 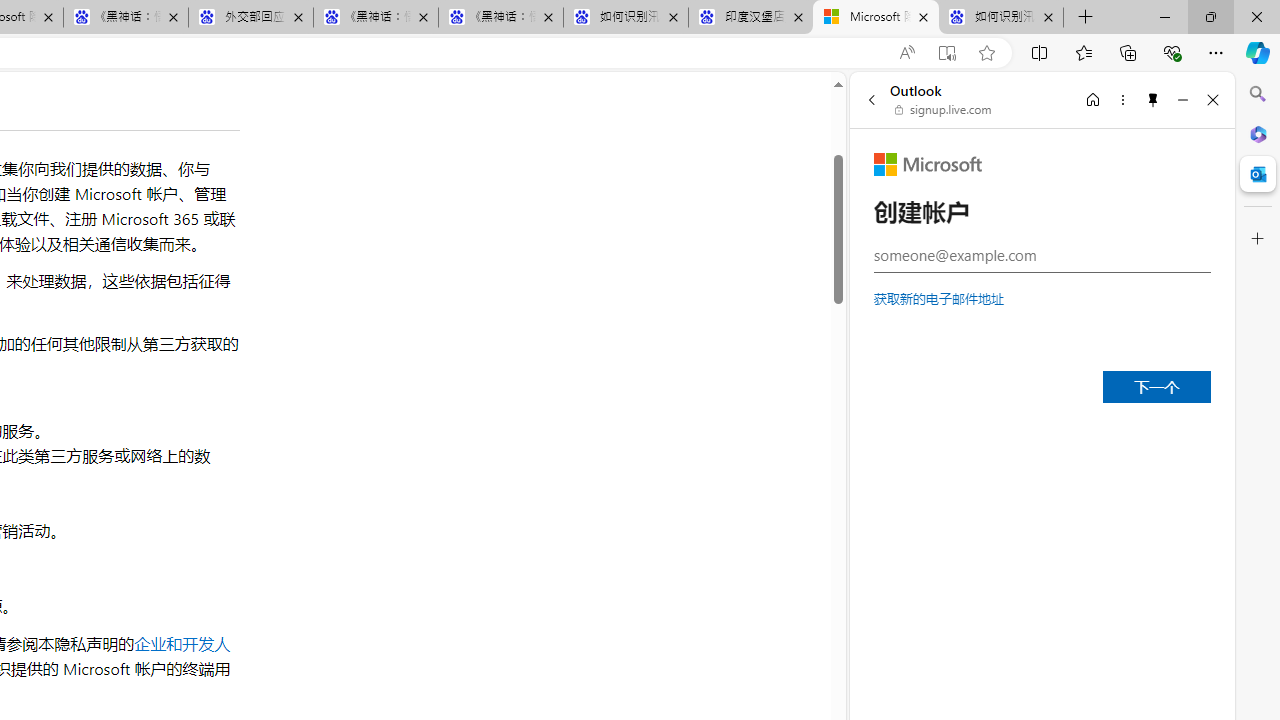 I want to click on 'signup.live.com', so click(x=943, y=110).